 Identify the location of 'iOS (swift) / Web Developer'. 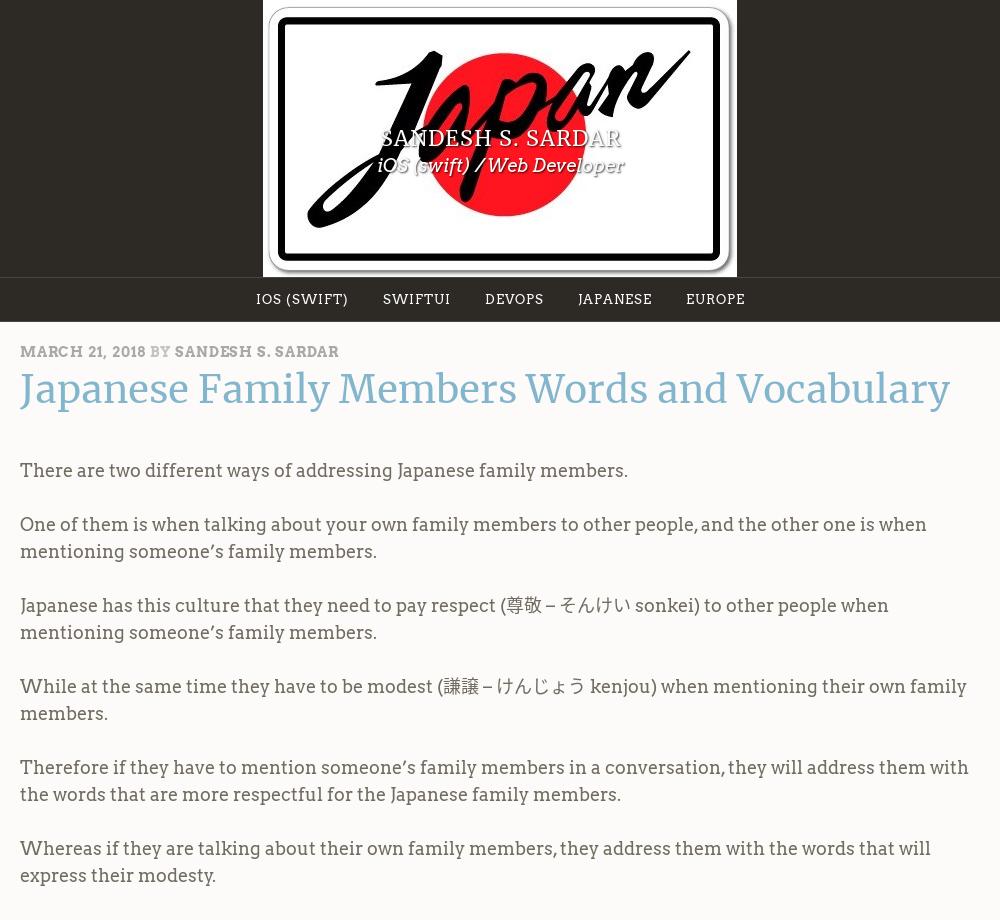
(498, 163).